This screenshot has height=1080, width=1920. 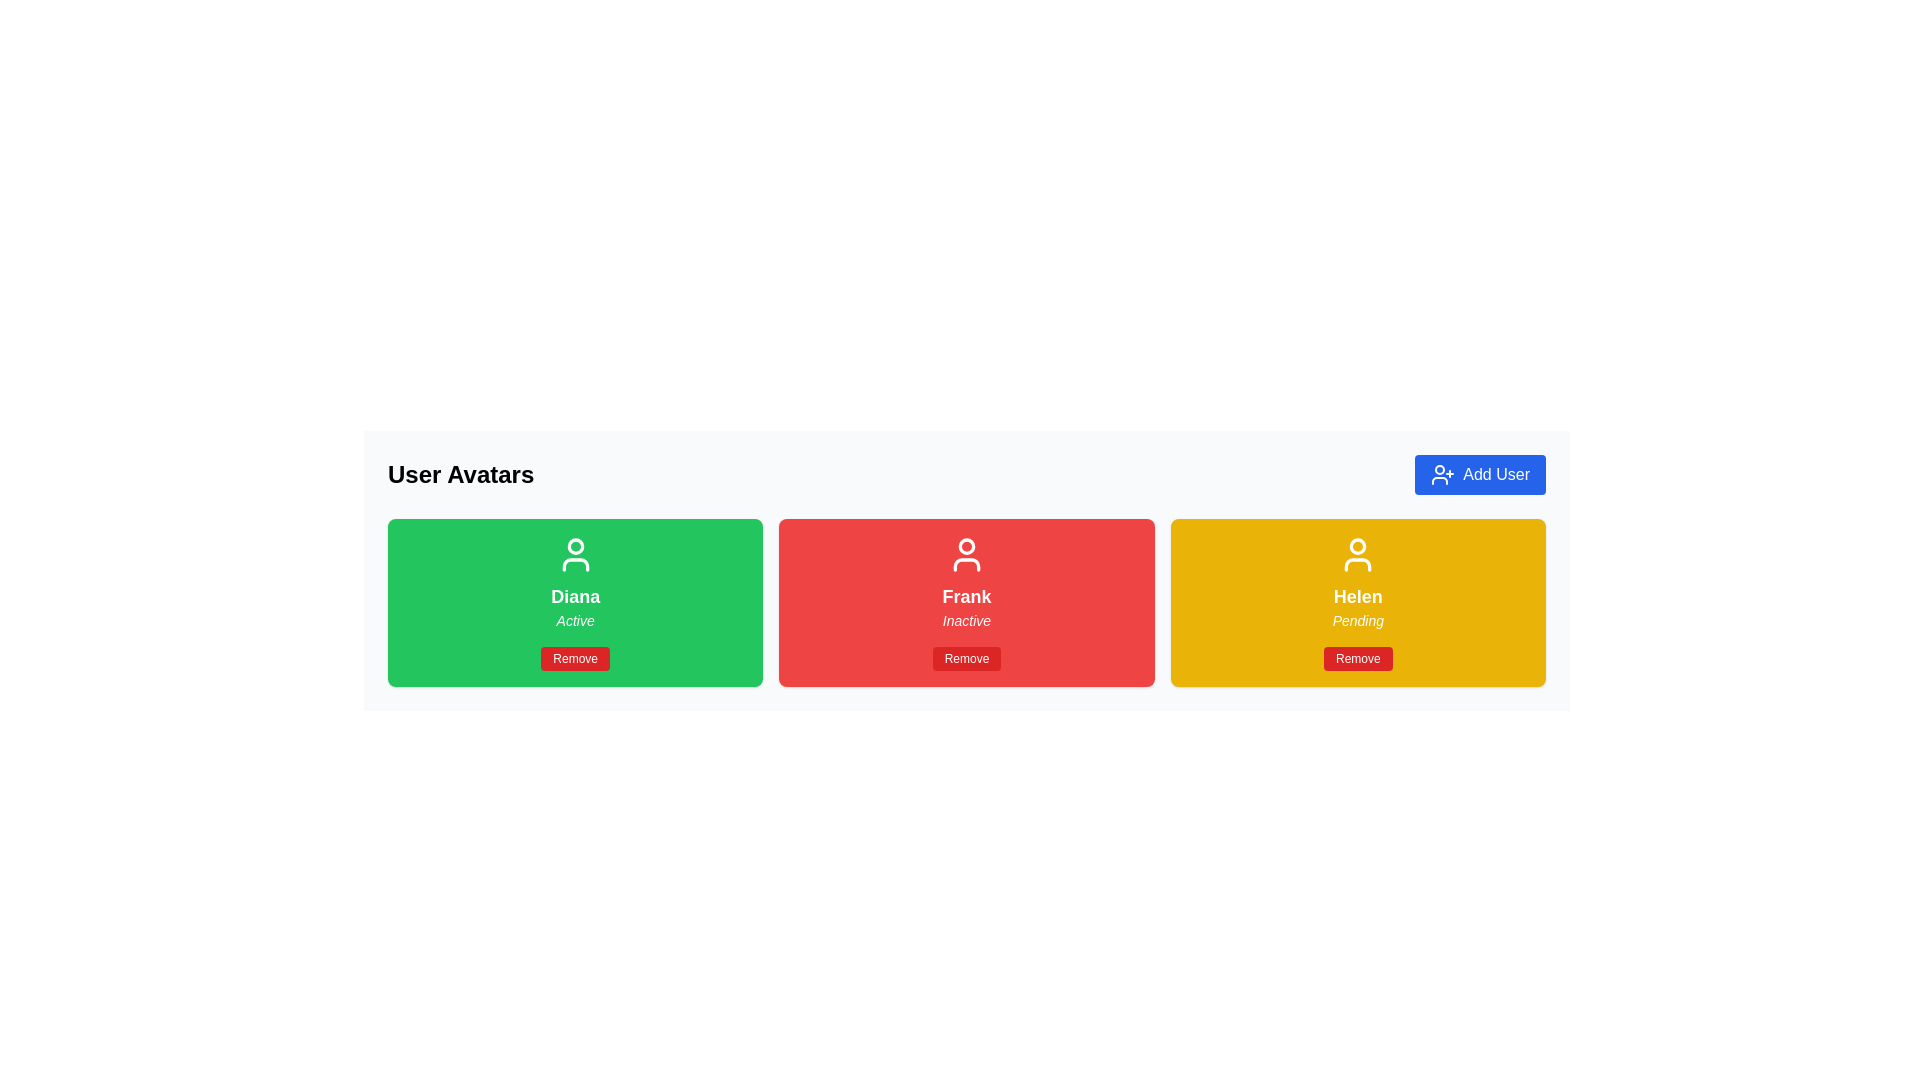 I want to click on the label of the button located in the top-right area of the section containing user avatars, so click(x=1496, y=474).